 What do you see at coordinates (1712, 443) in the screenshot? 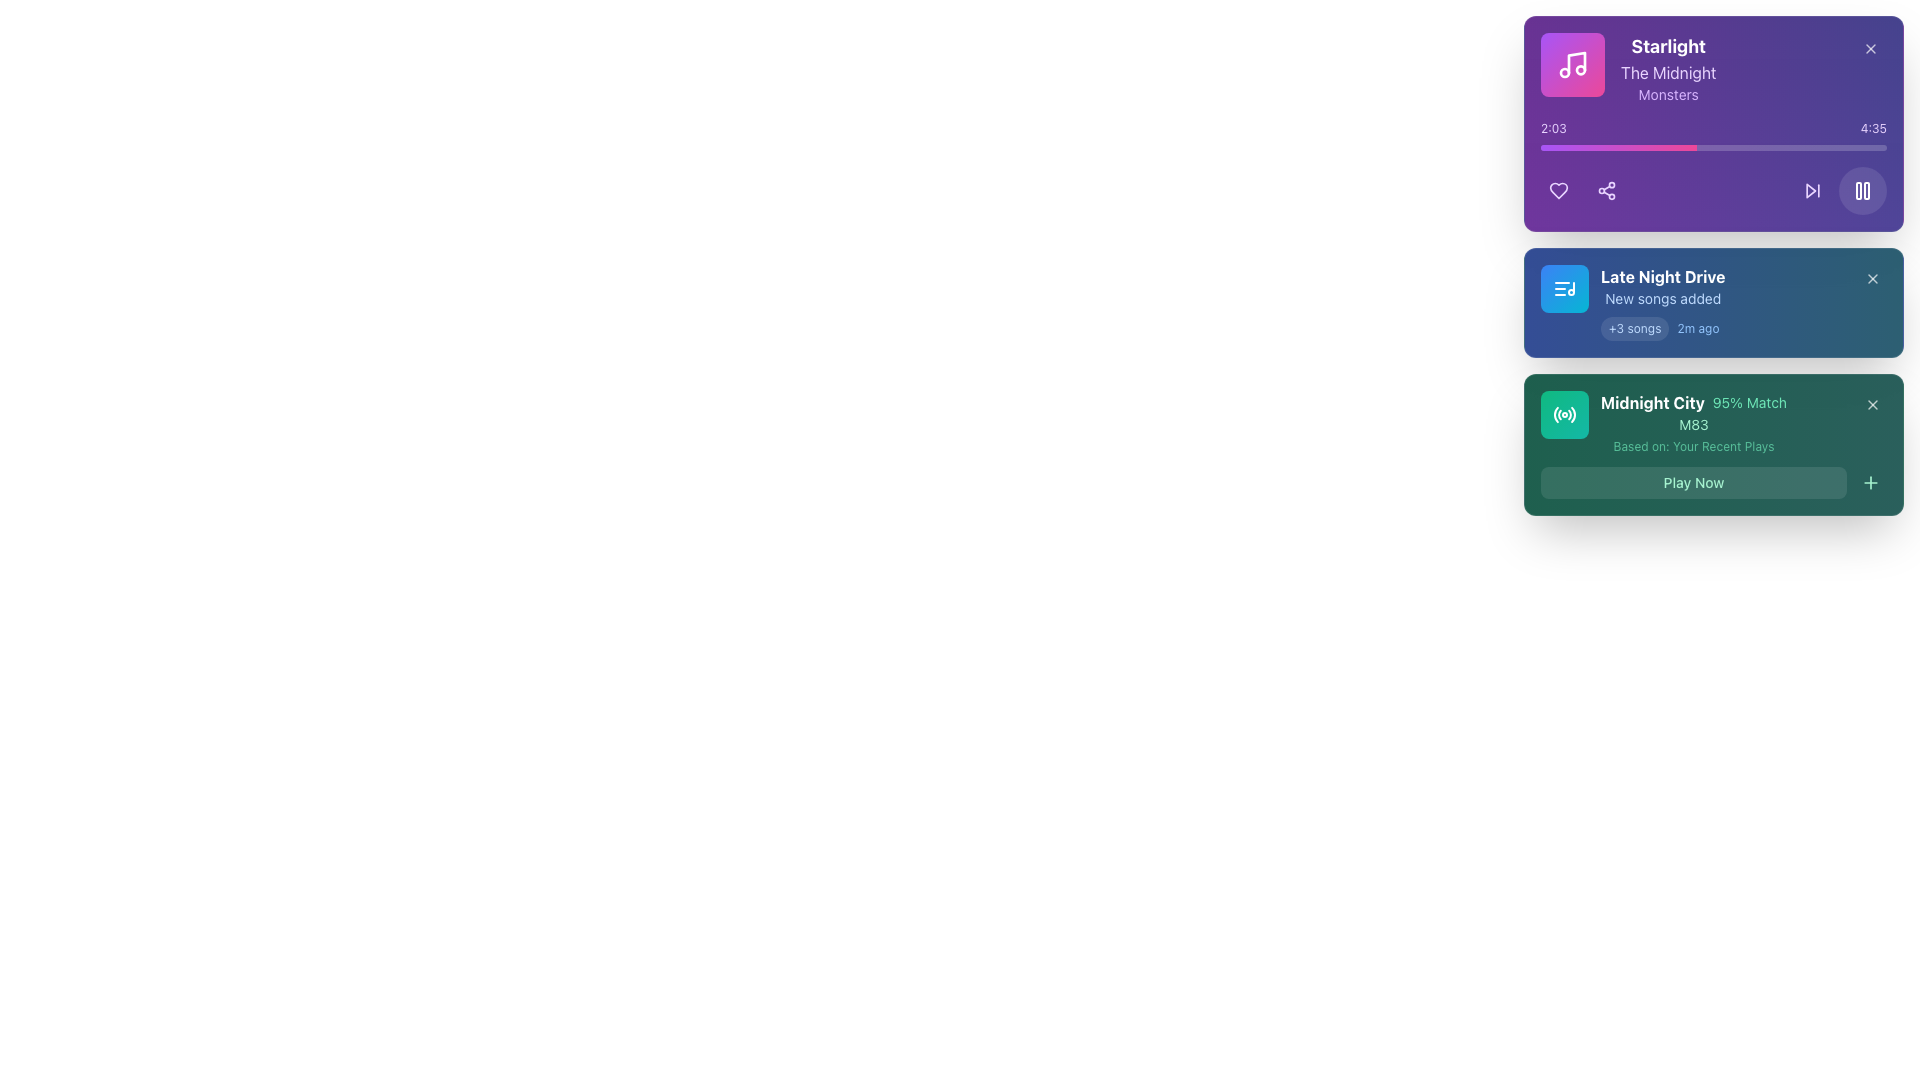
I see `the plus icon in the music recommendation panel, which is the third and last item in a vertical stack of panels, and possibly click it` at bounding box center [1712, 443].